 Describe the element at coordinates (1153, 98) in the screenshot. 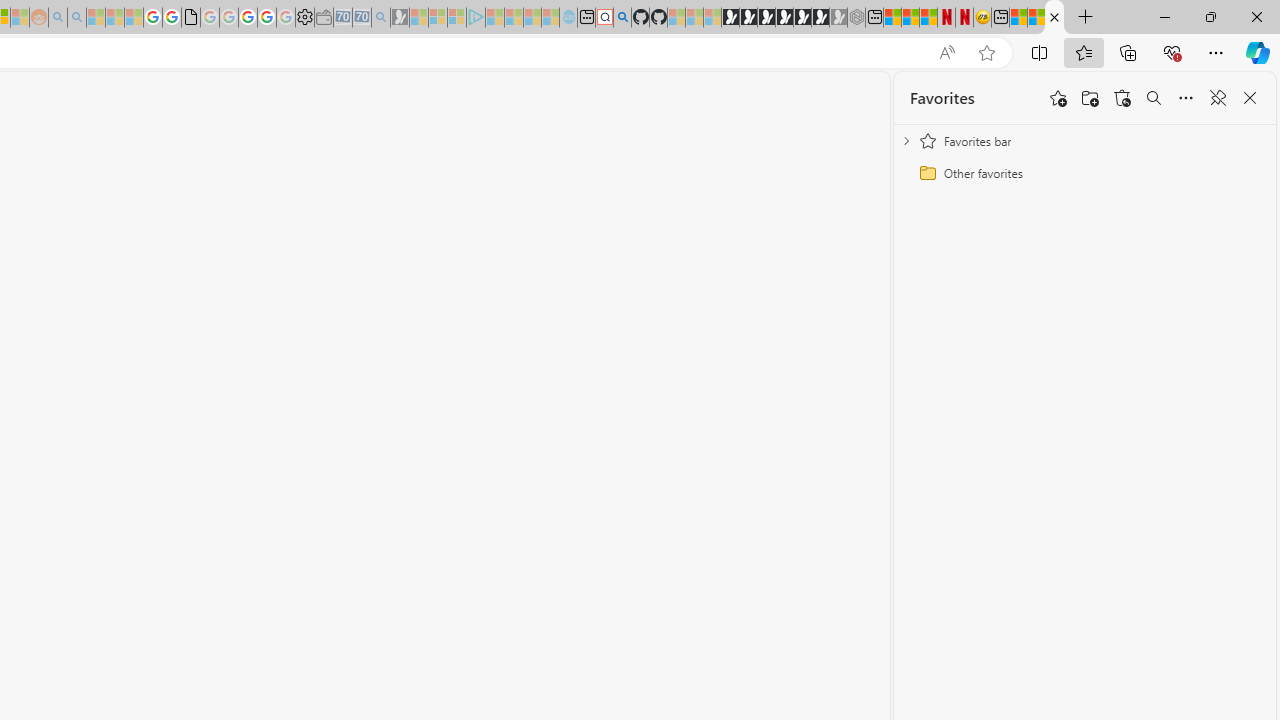

I see `'Search favorites'` at that location.